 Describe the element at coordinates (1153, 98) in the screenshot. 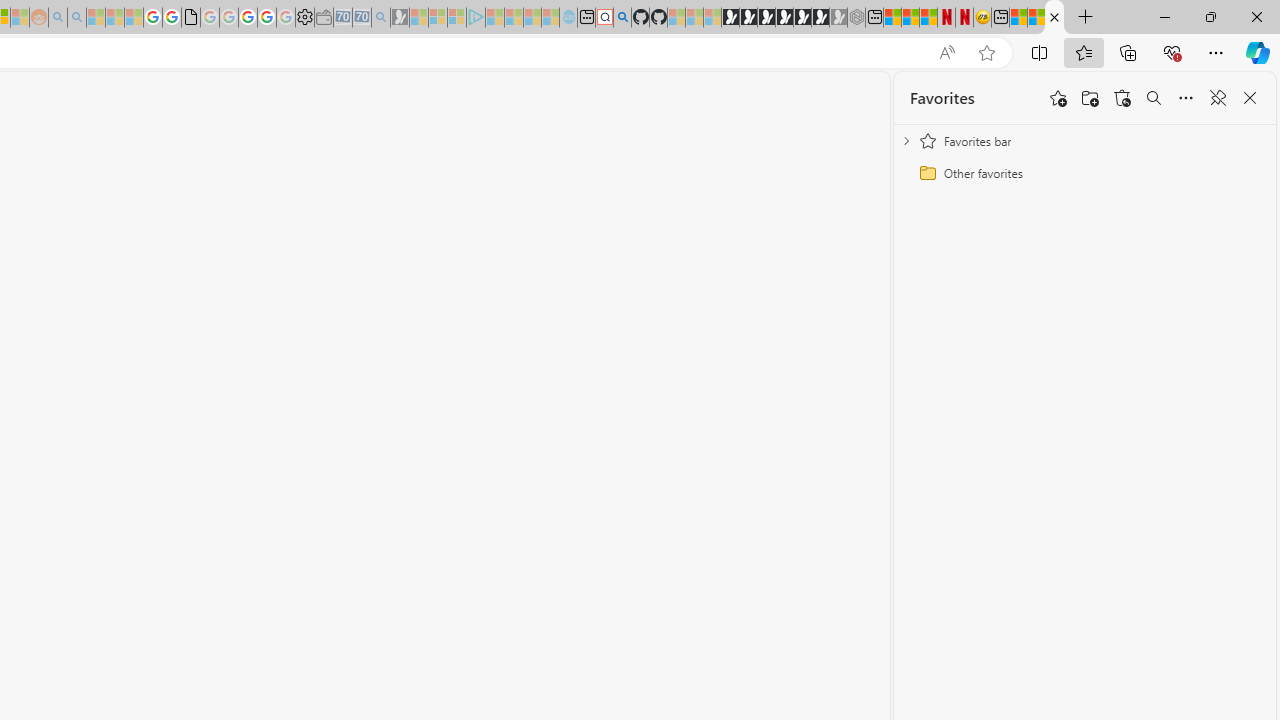

I see `'Search favorites'` at that location.